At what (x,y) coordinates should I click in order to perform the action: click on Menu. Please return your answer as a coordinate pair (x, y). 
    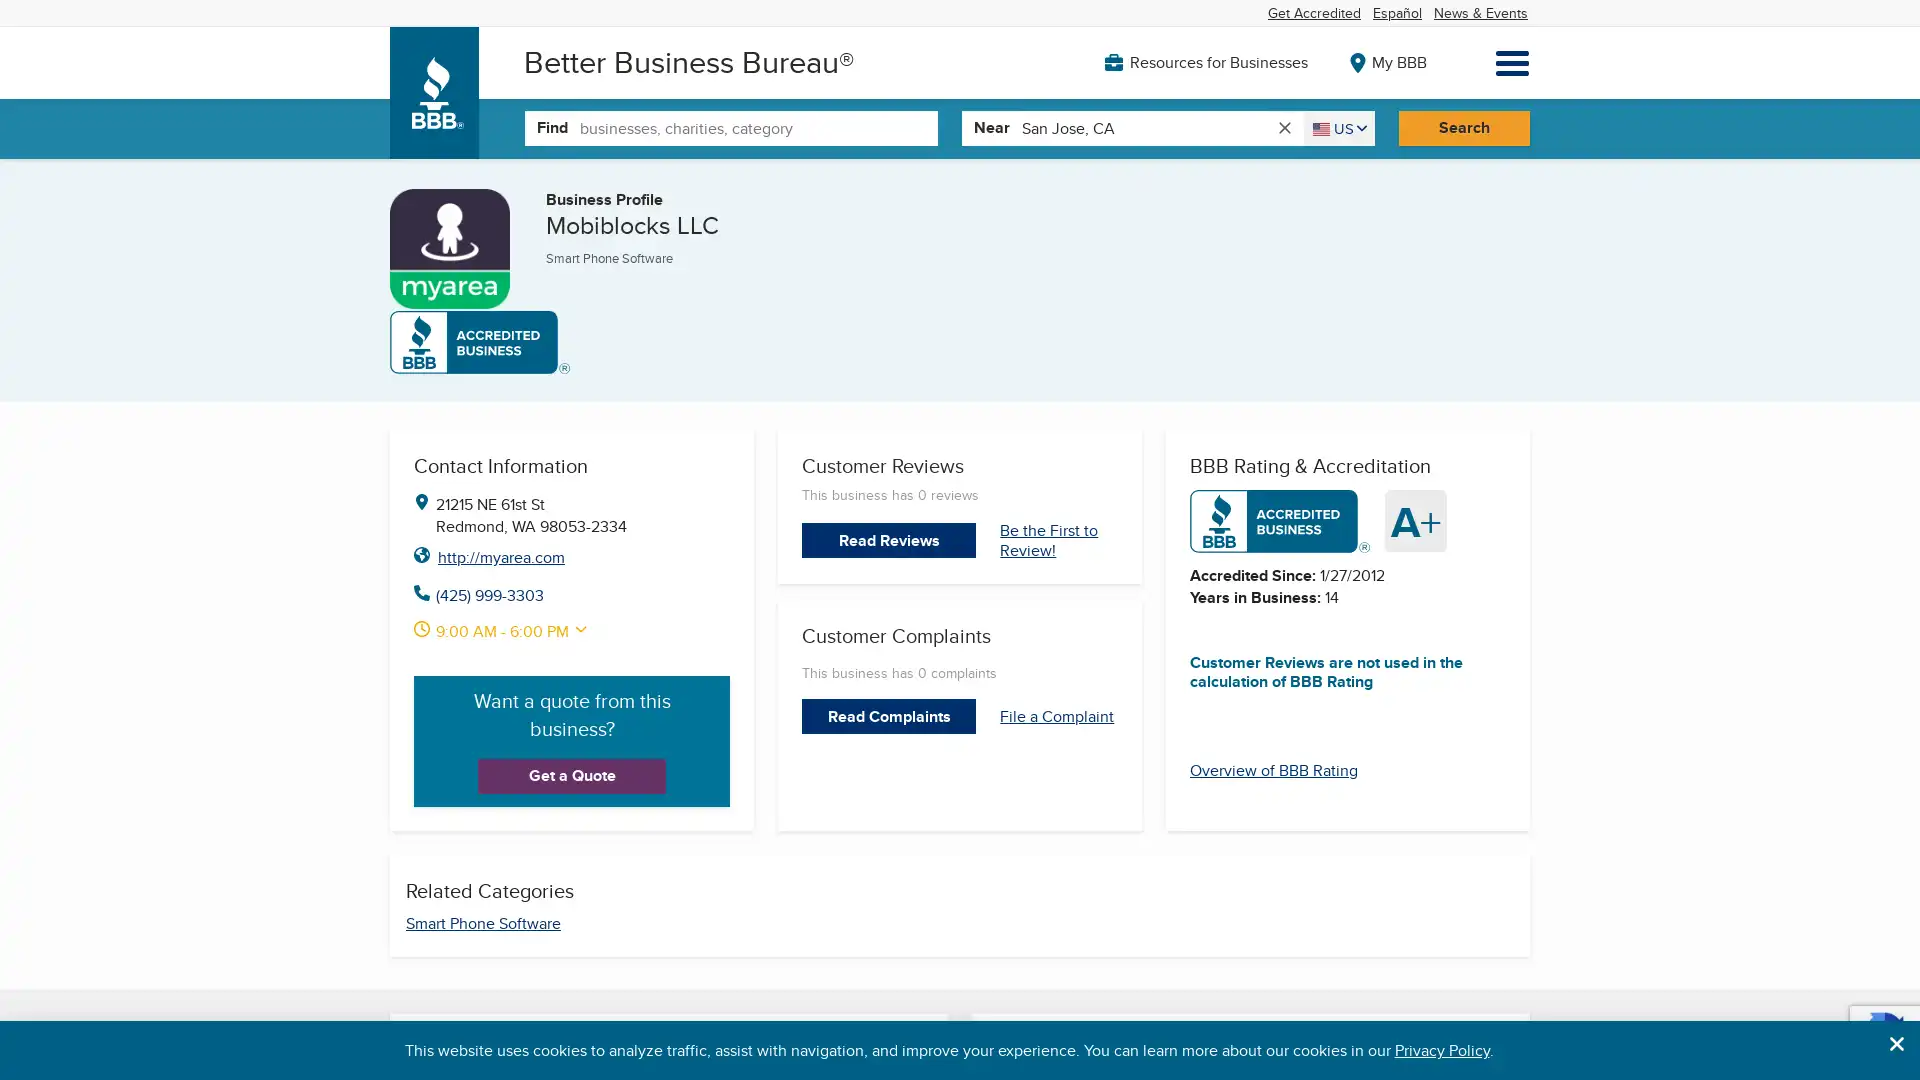
    Looking at the image, I should click on (1512, 61).